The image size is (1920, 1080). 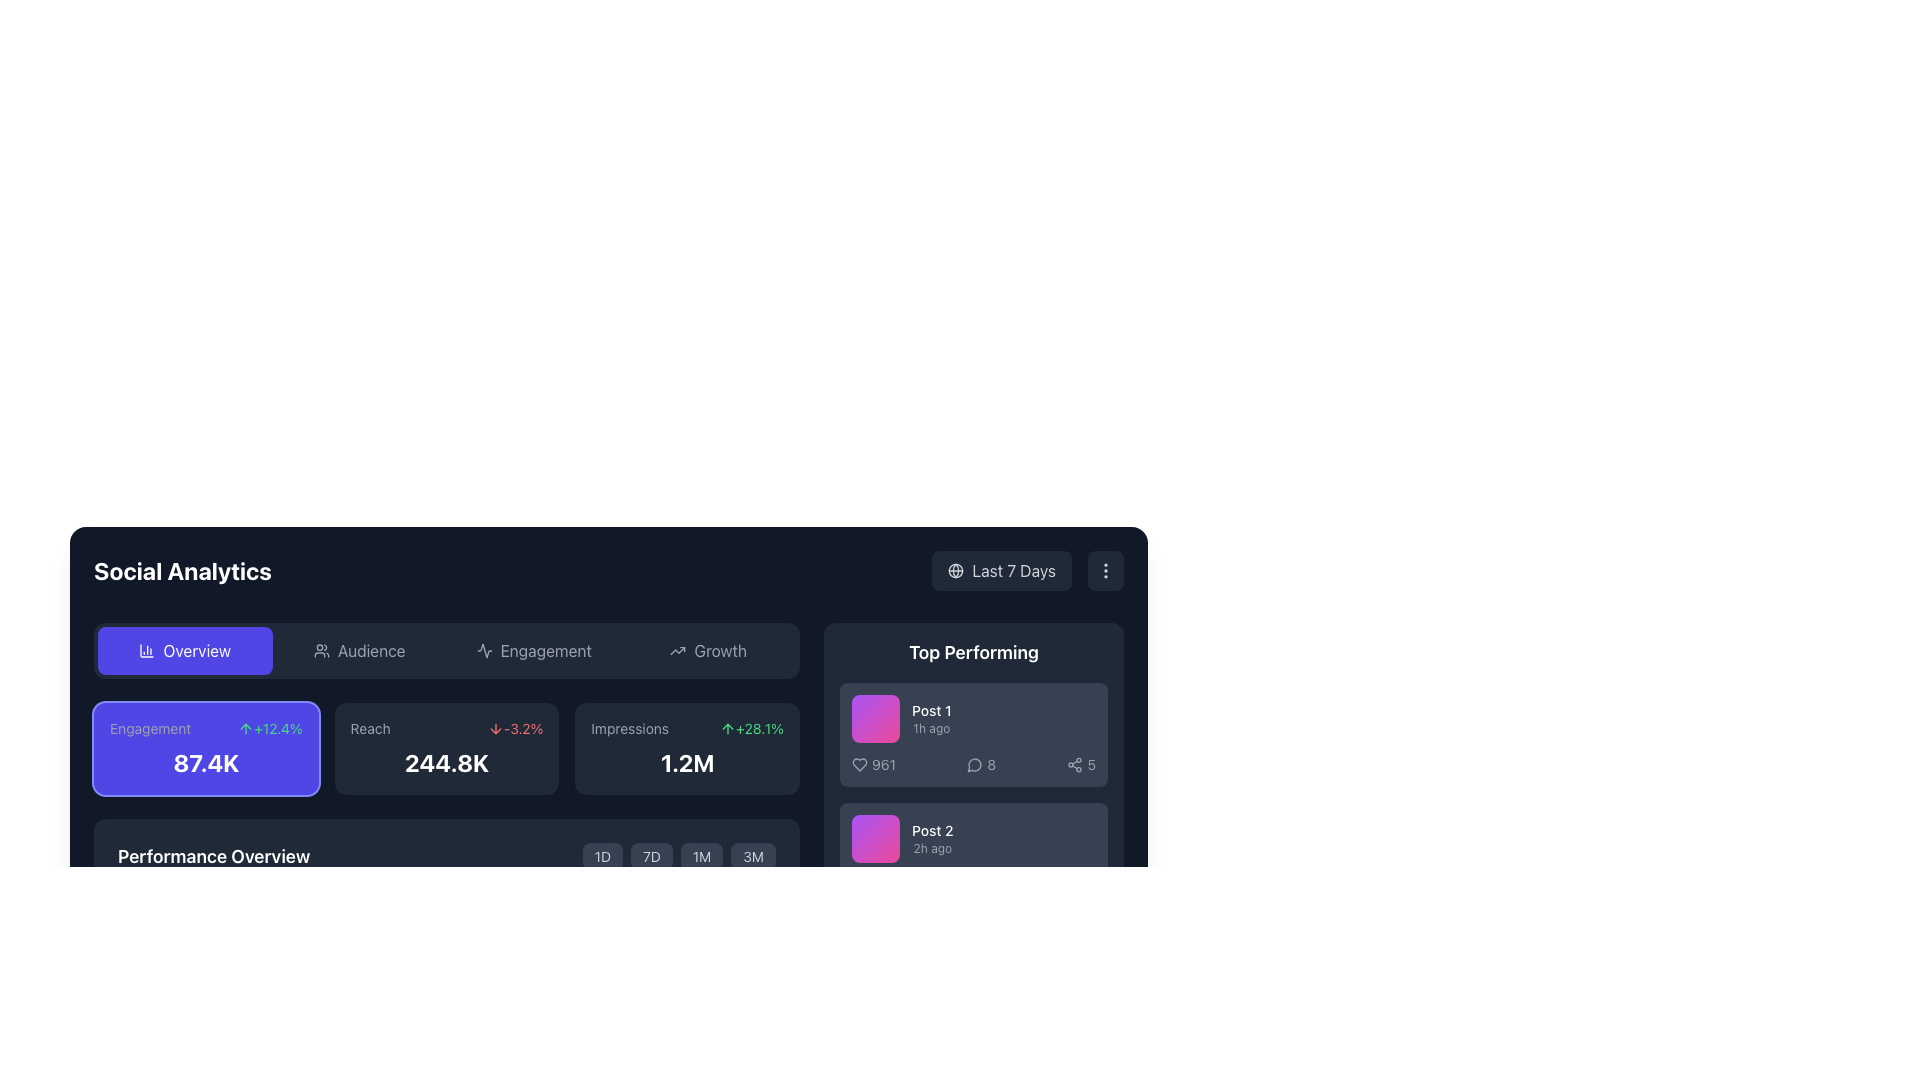 What do you see at coordinates (206, 763) in the screenshot?
I see `the text display element conveying engagement metrics, which is centrally located within a purple rectangular box labeled 'Engagement'` at bounding box center [206, 763].